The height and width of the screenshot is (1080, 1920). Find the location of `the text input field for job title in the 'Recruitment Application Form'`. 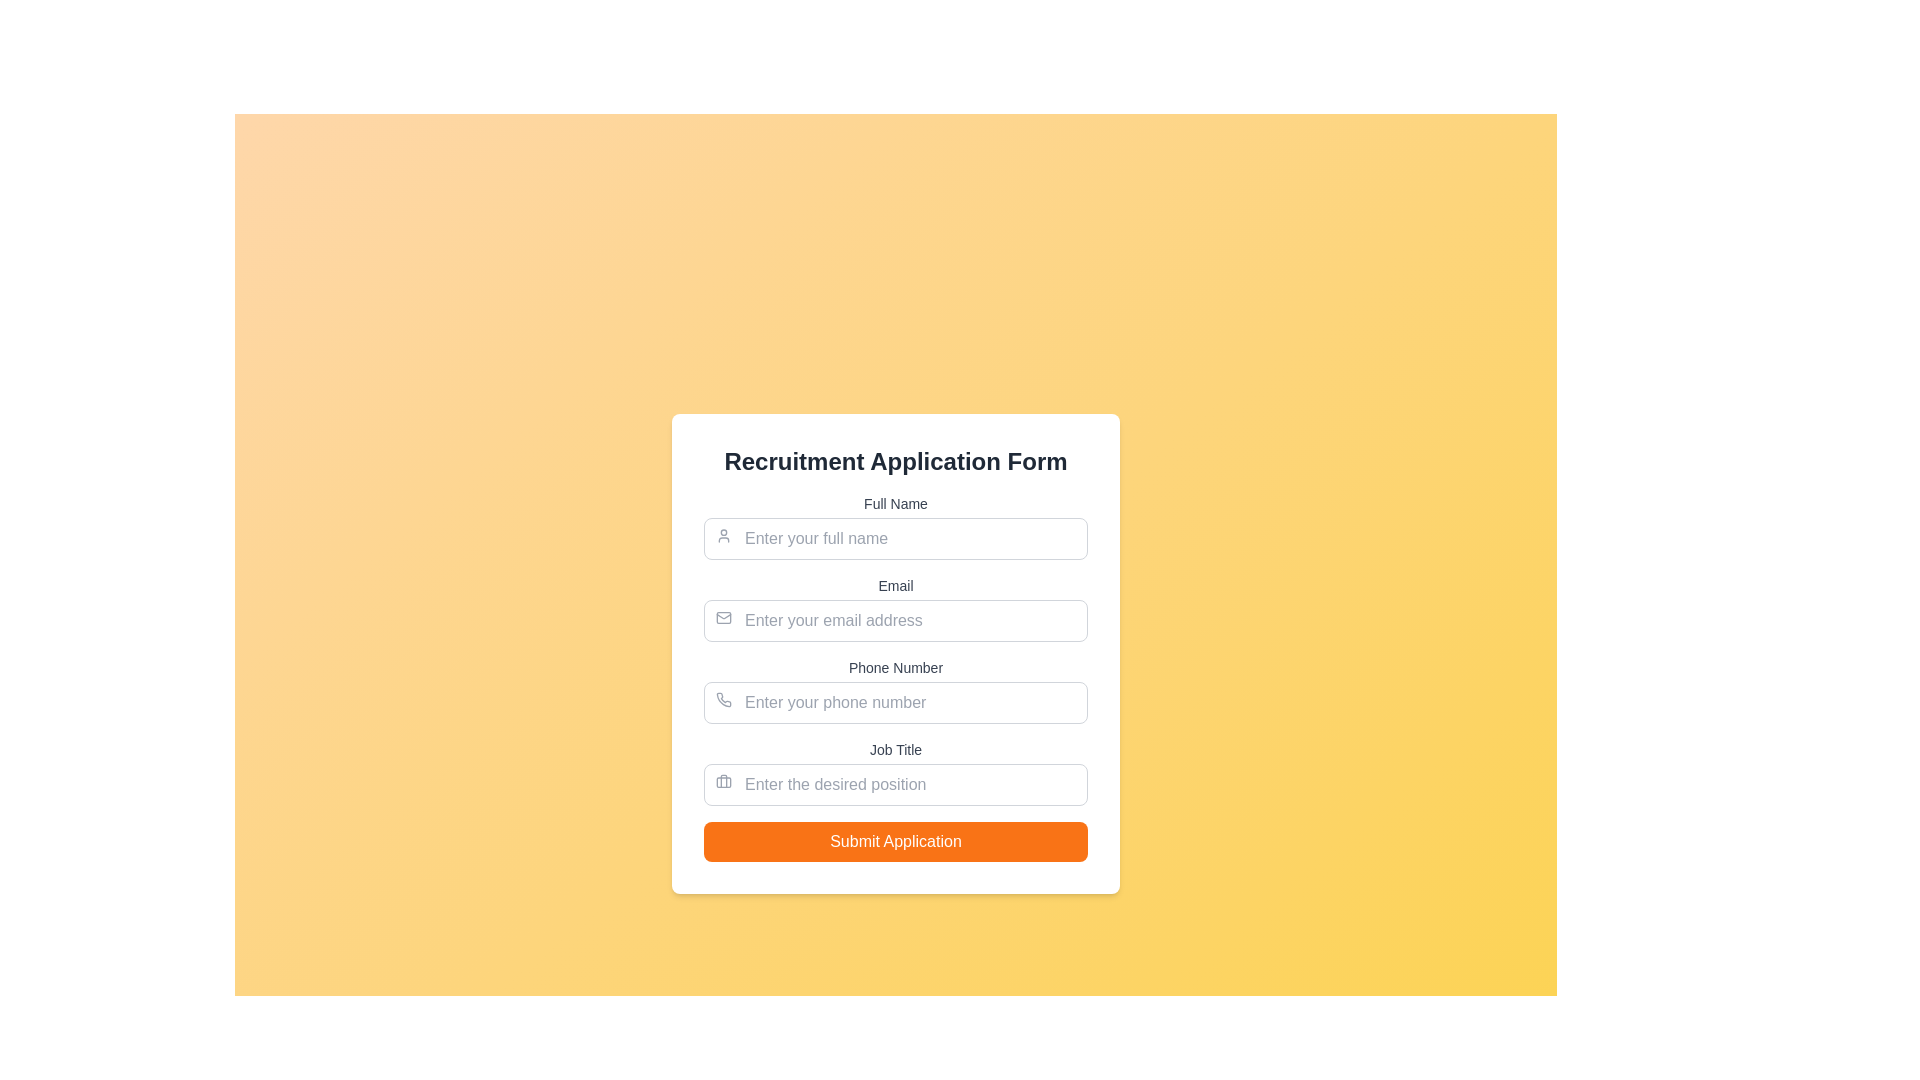

the text input field for job title in the 'Recruitment Application Form' is located at coordinates (895, 784).